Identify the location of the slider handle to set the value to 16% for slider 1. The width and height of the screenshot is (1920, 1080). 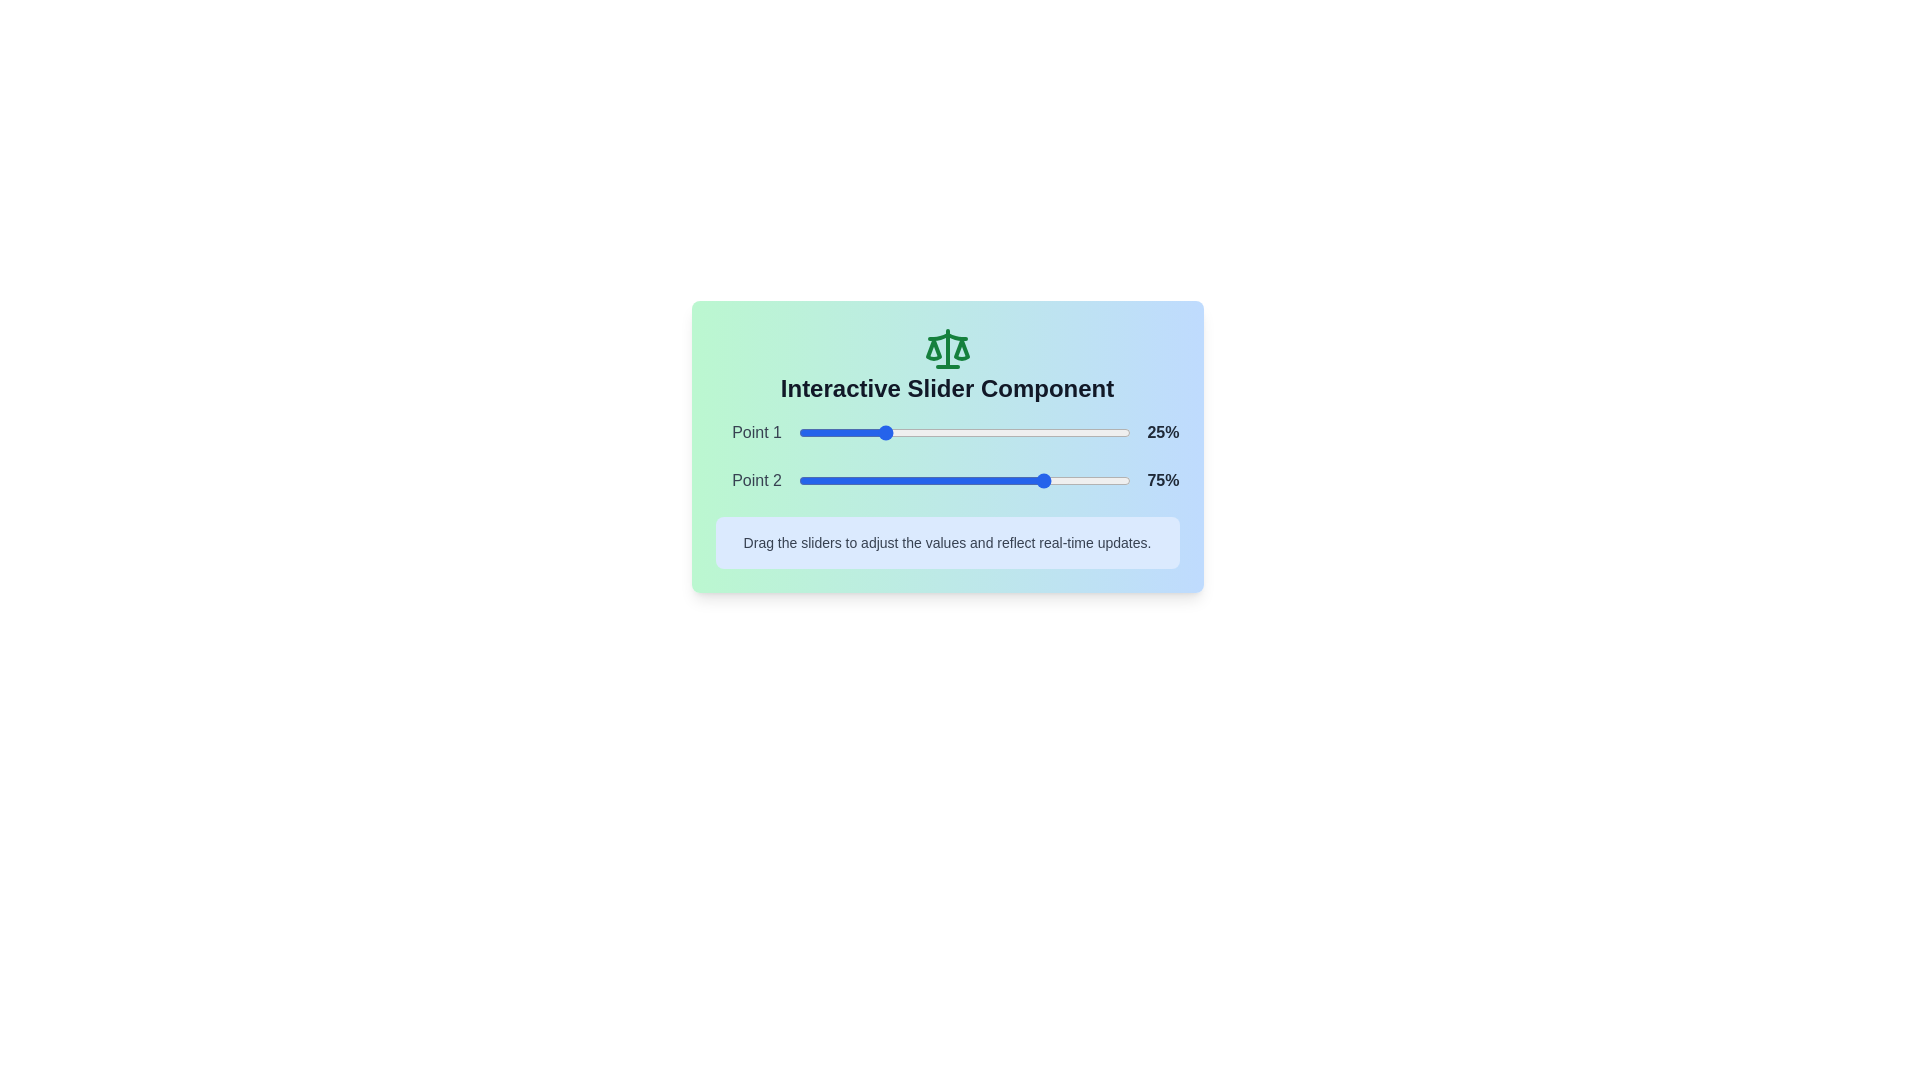
(851, 431).